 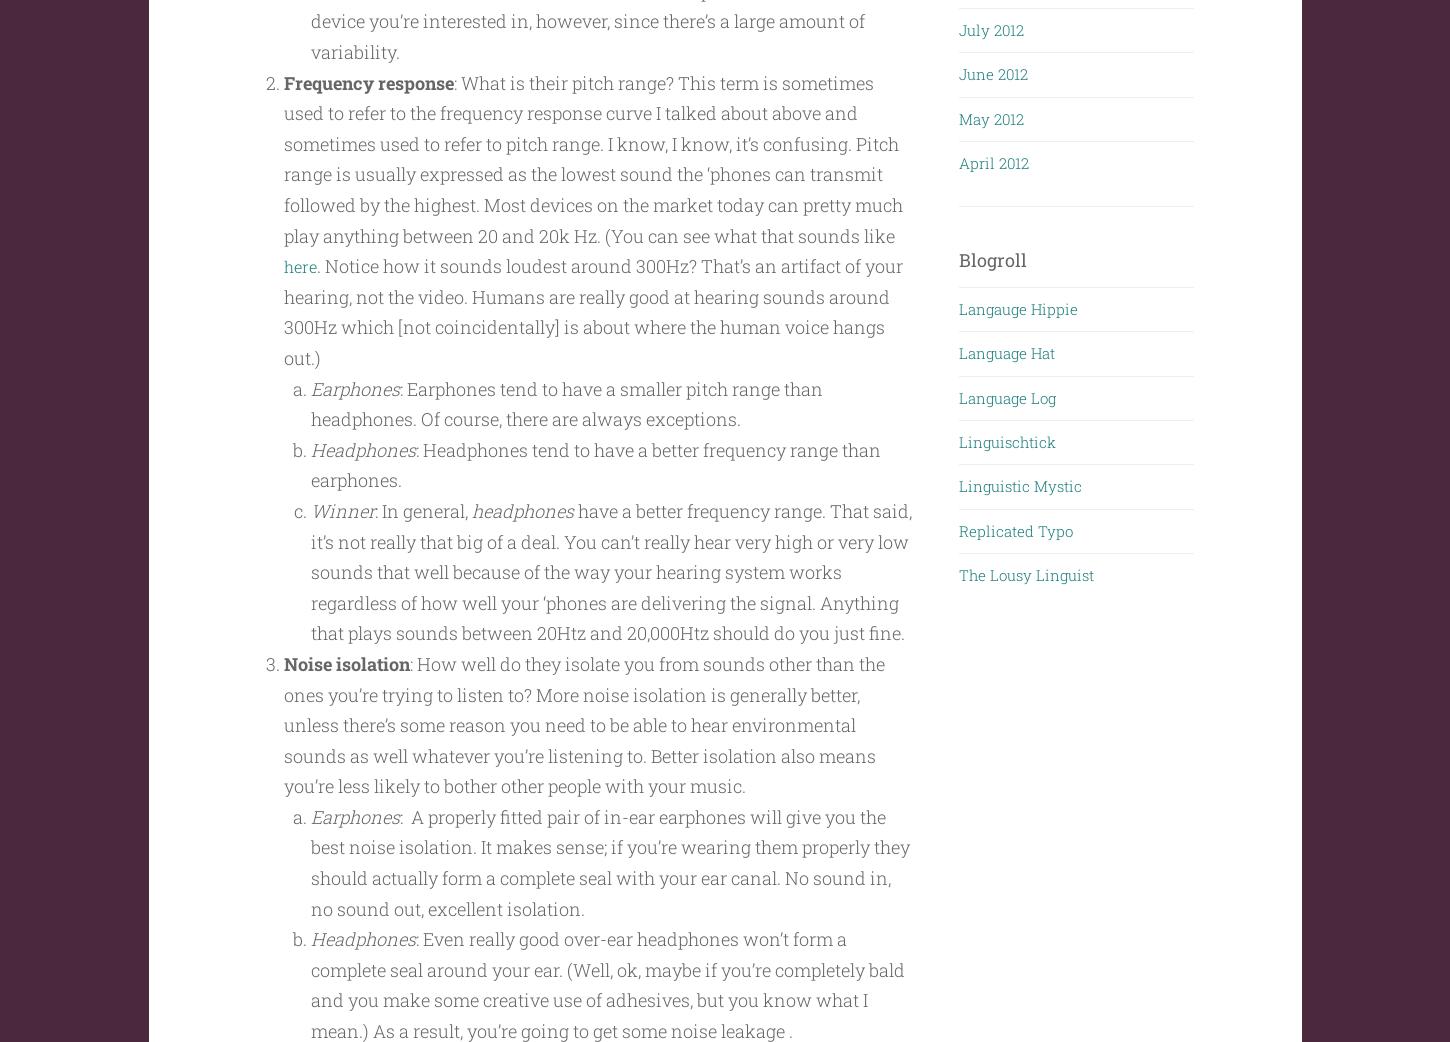 What do you see at coordinates (342, 548) in the screenshot?
I see `'Winner'` at bounding box center [342, 548].